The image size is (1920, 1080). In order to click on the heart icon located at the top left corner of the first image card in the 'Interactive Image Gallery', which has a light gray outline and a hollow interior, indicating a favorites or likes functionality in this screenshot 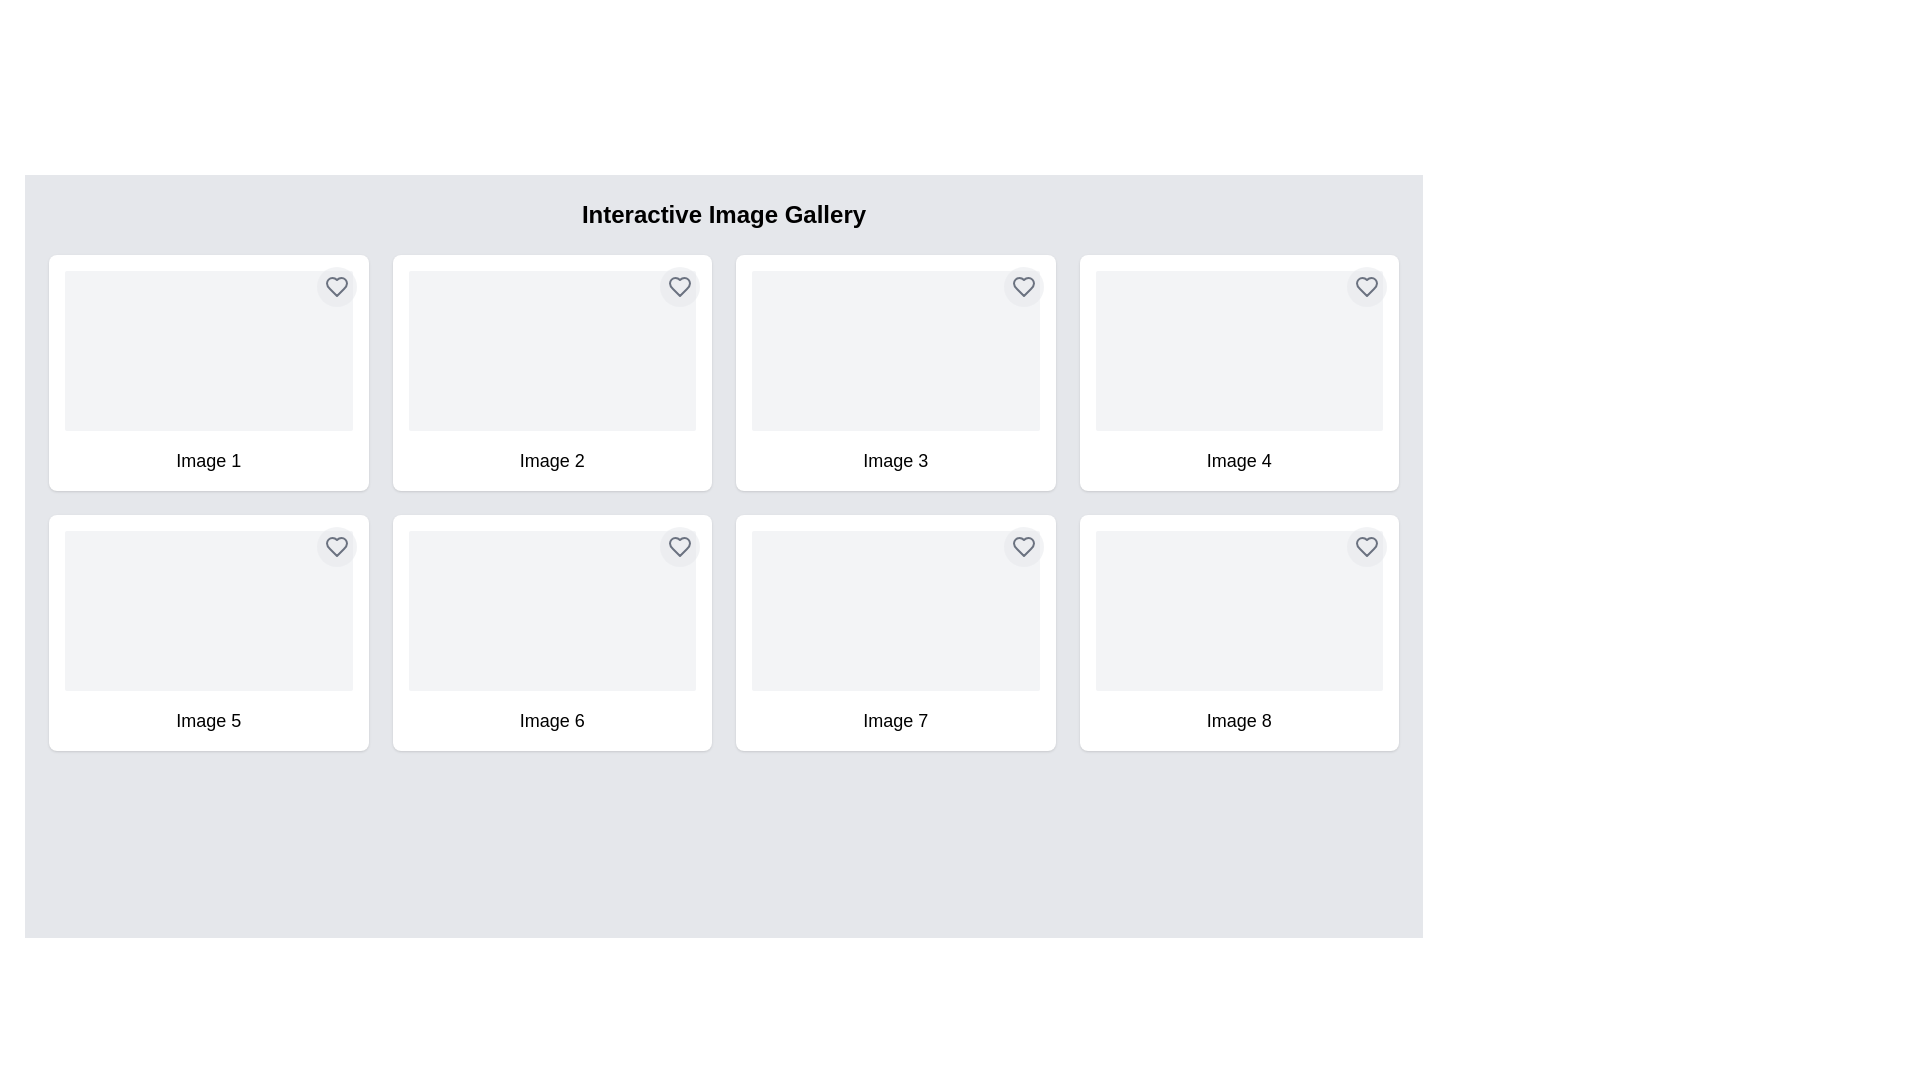, I will do `click(336, 286)`.